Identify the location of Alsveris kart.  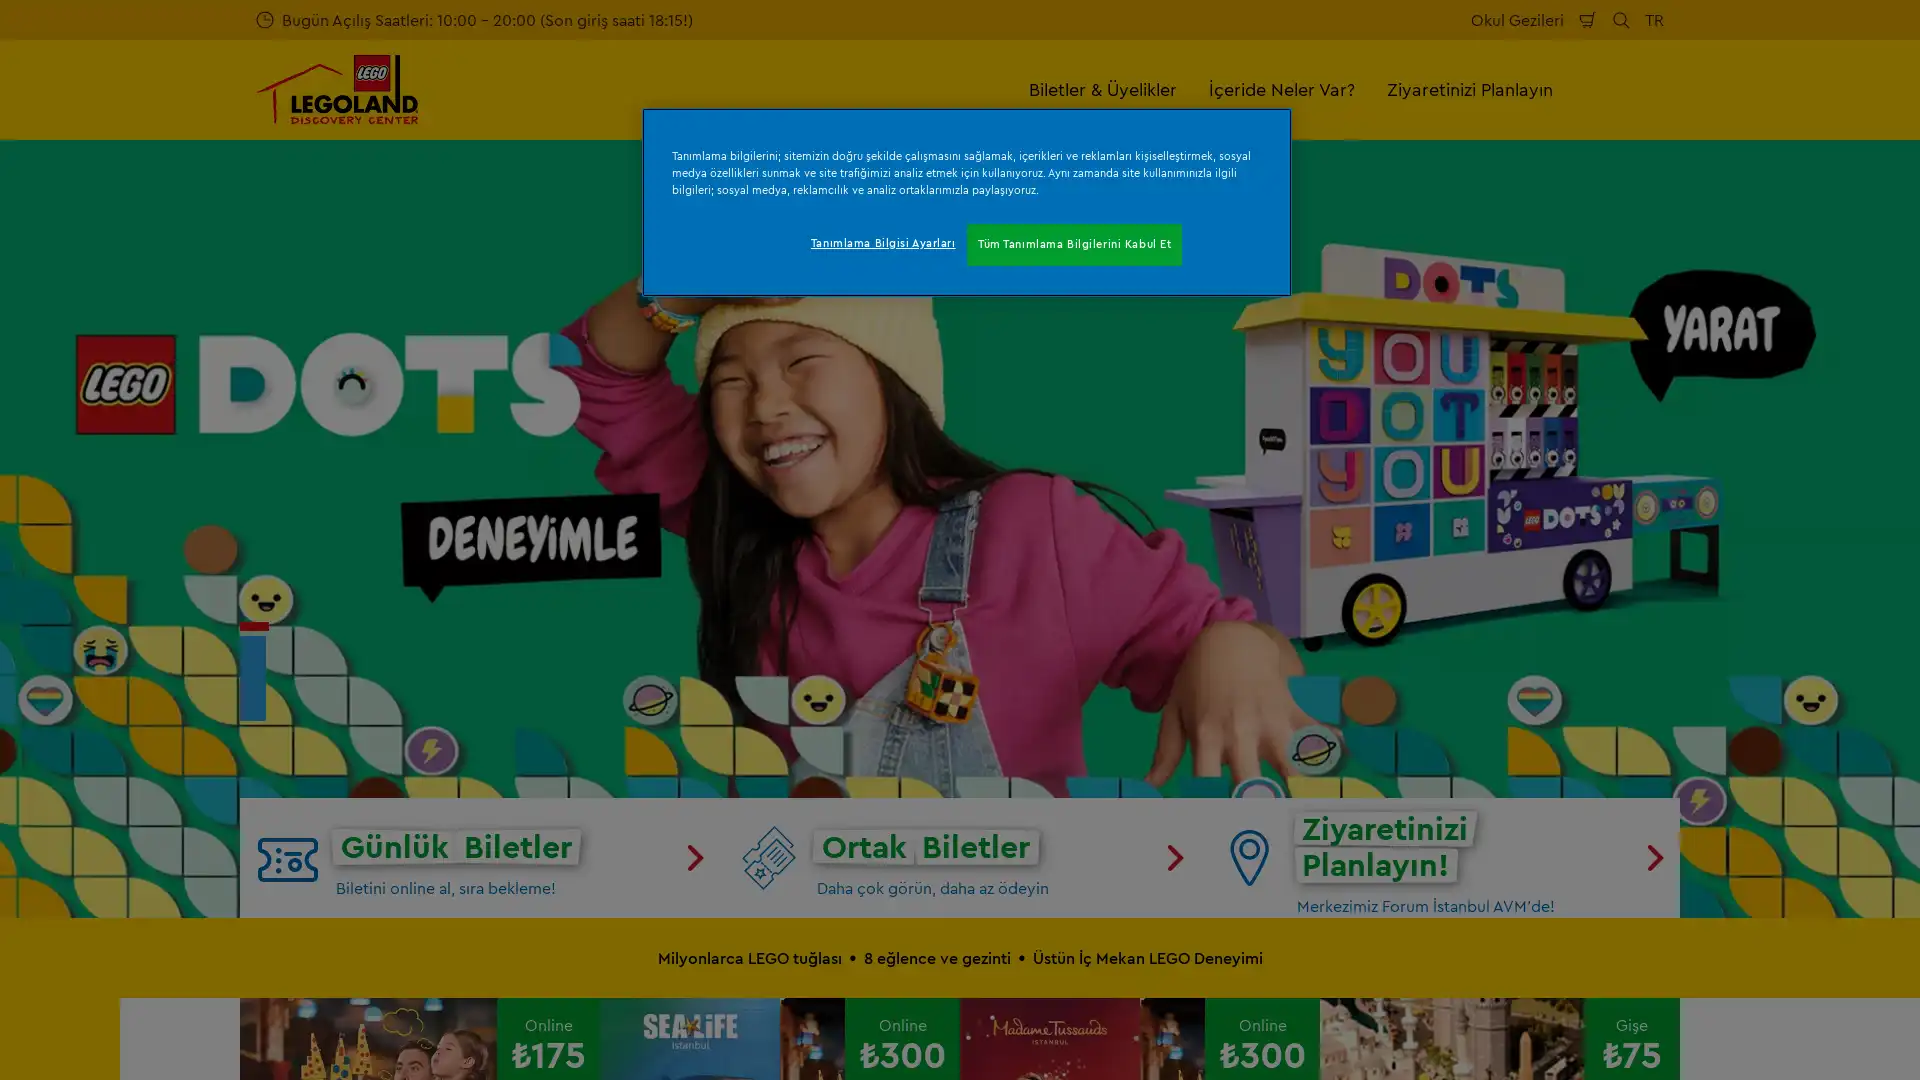
(1587, 19).